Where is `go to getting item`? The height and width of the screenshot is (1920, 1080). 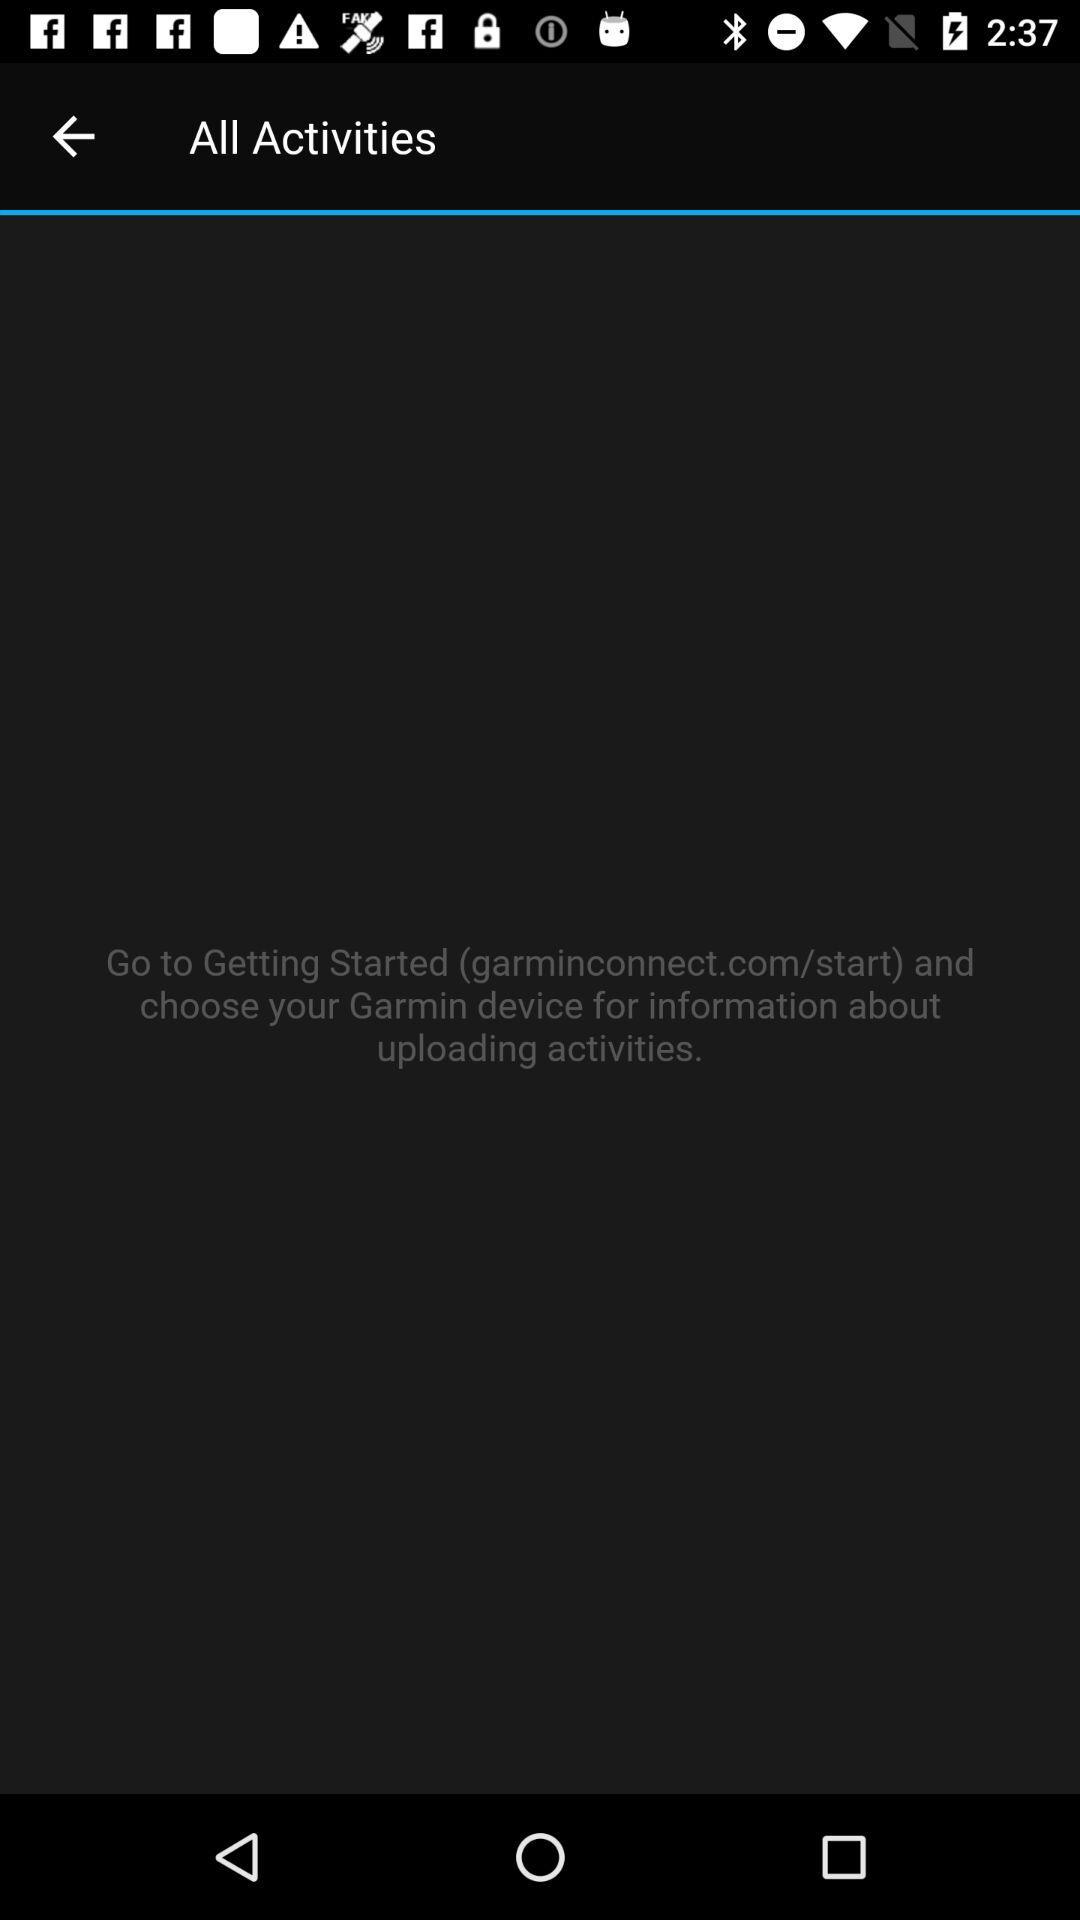
go to getting item is located at coordinates (540, 1004).